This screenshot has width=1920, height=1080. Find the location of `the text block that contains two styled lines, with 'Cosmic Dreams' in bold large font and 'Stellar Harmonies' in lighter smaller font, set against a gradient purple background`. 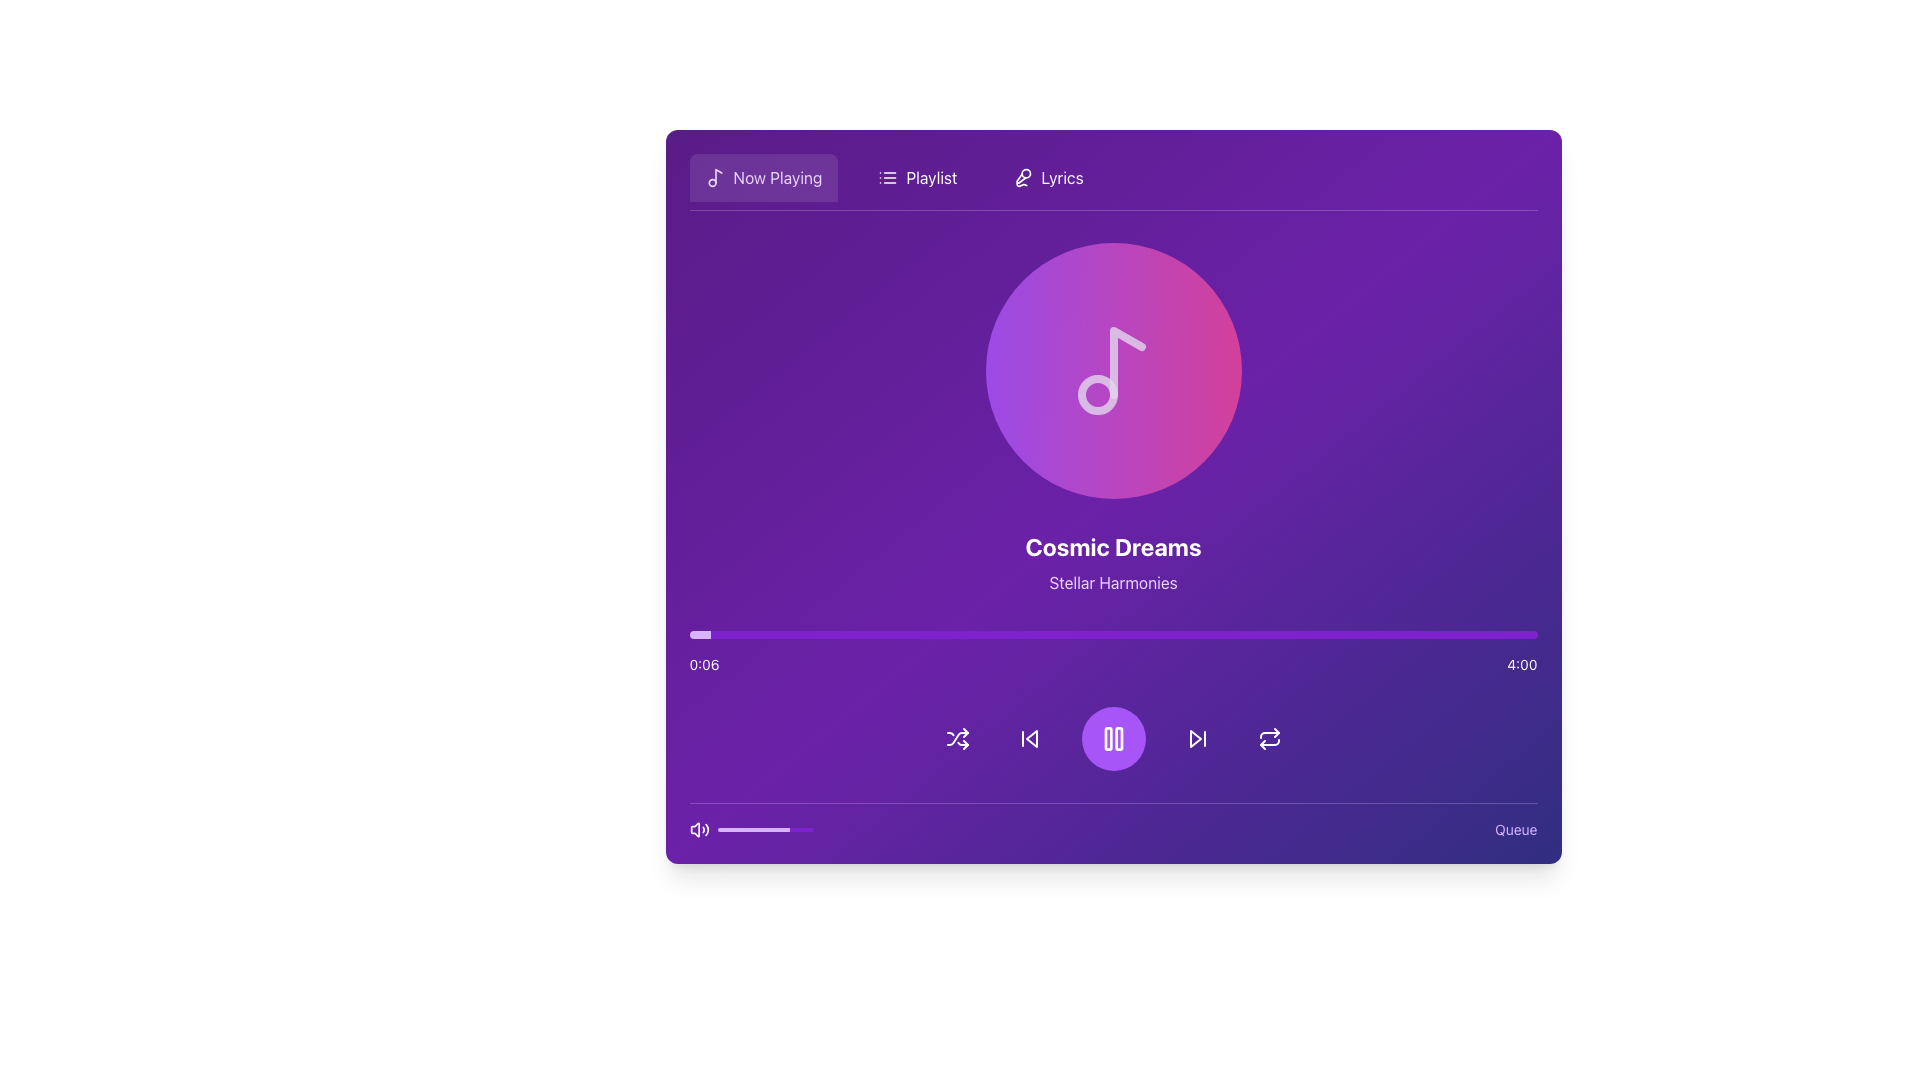

the text block that contains two styled lines, with 'Cosmic Dreams' in bold large font and 'Stellar Harmonies' in lighter smaller font, set against a gradient purple background is located at coordinates (1112, 563).